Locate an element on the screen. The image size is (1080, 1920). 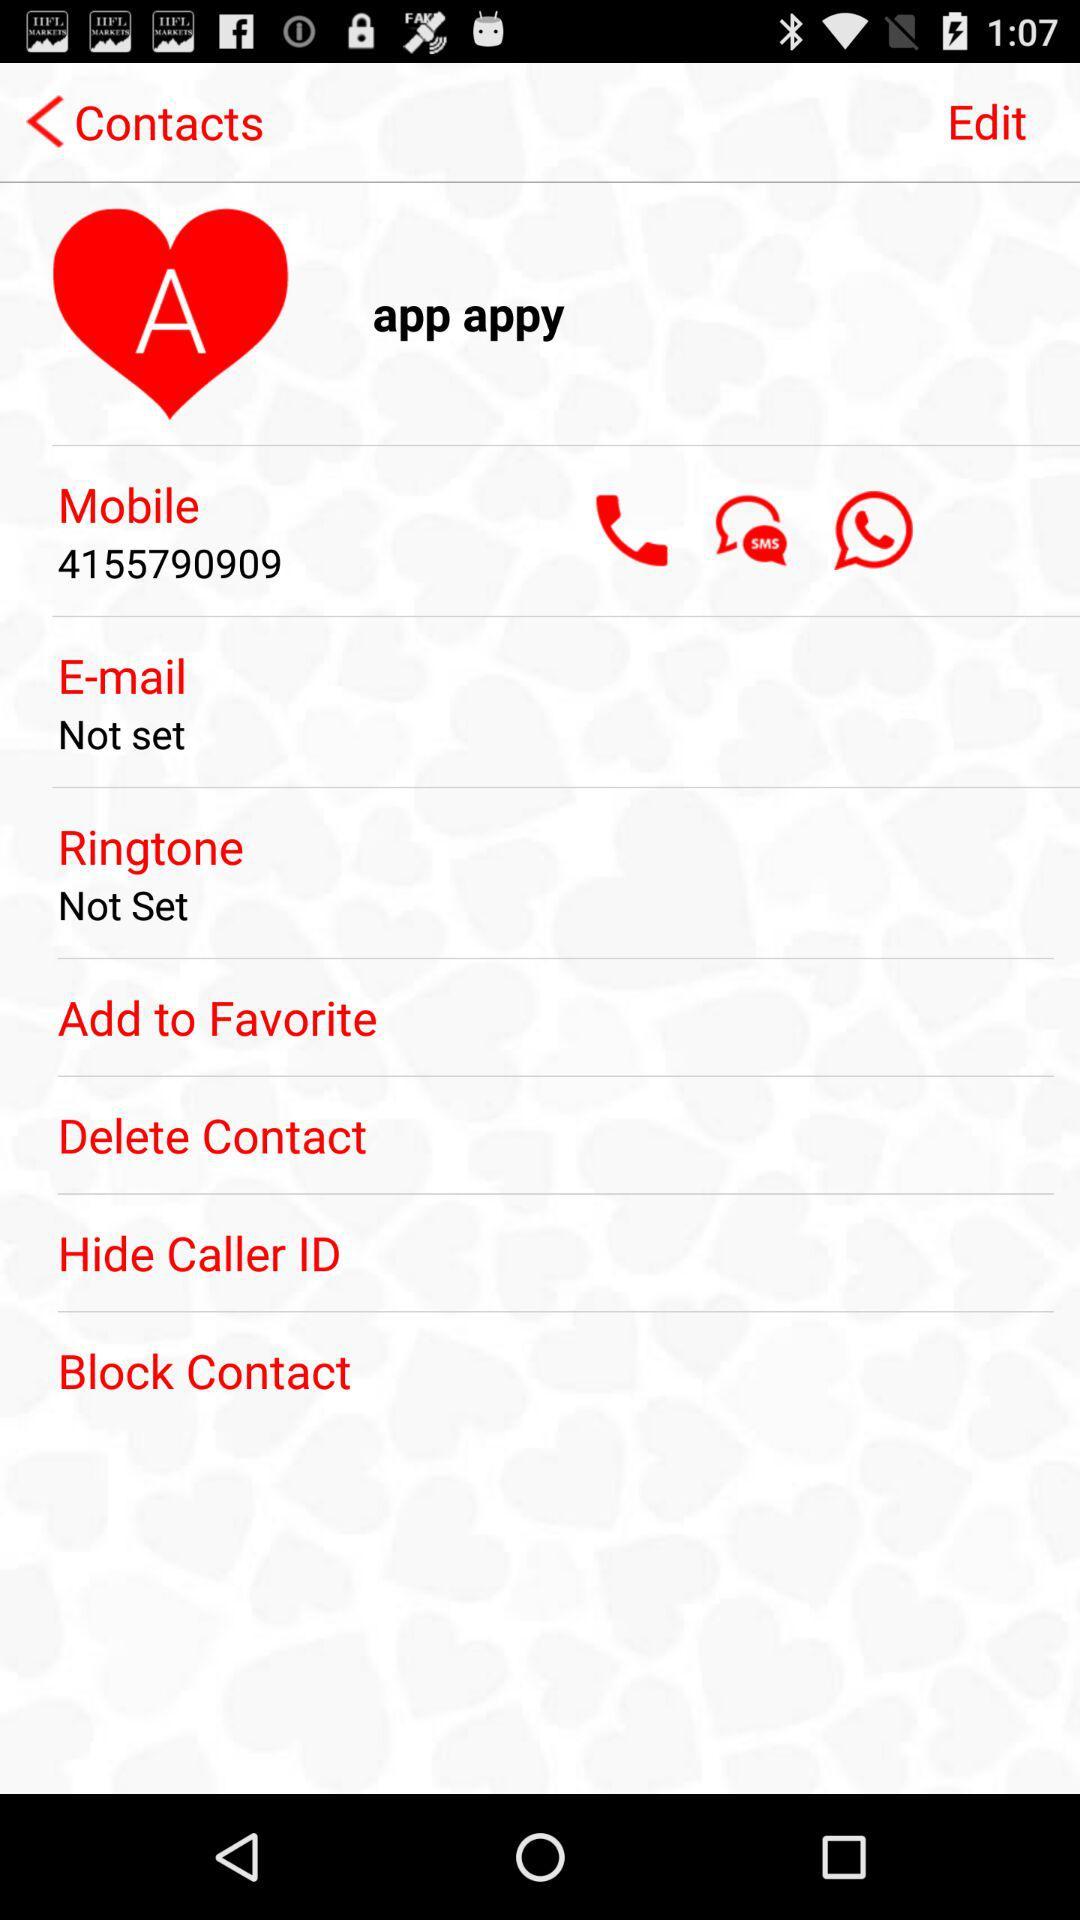
call the business is located at coordinates (631, 530).